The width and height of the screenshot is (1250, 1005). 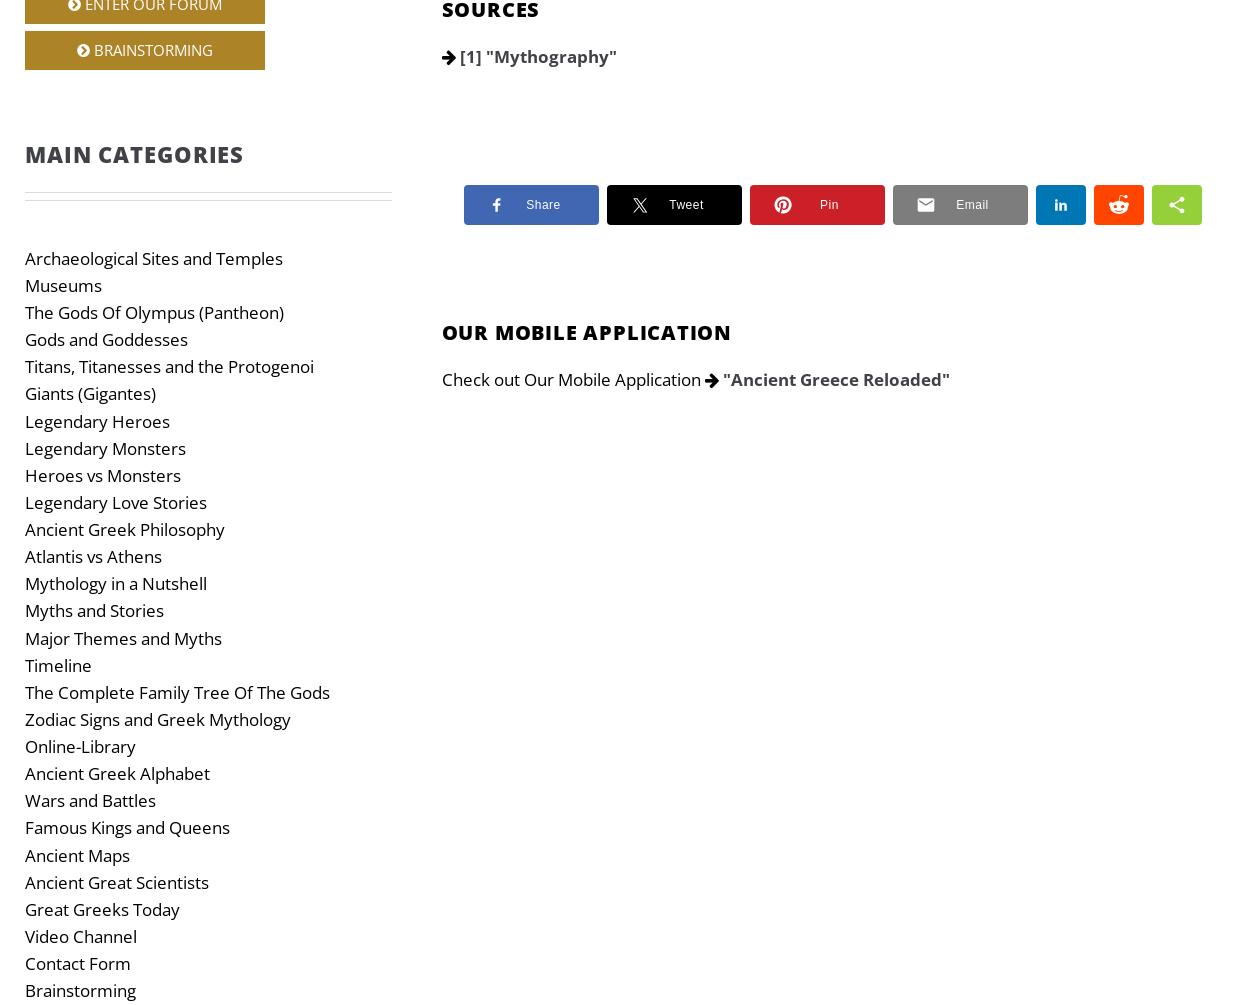 I want to click on 'Contact Form', so click(x=77, y=962).